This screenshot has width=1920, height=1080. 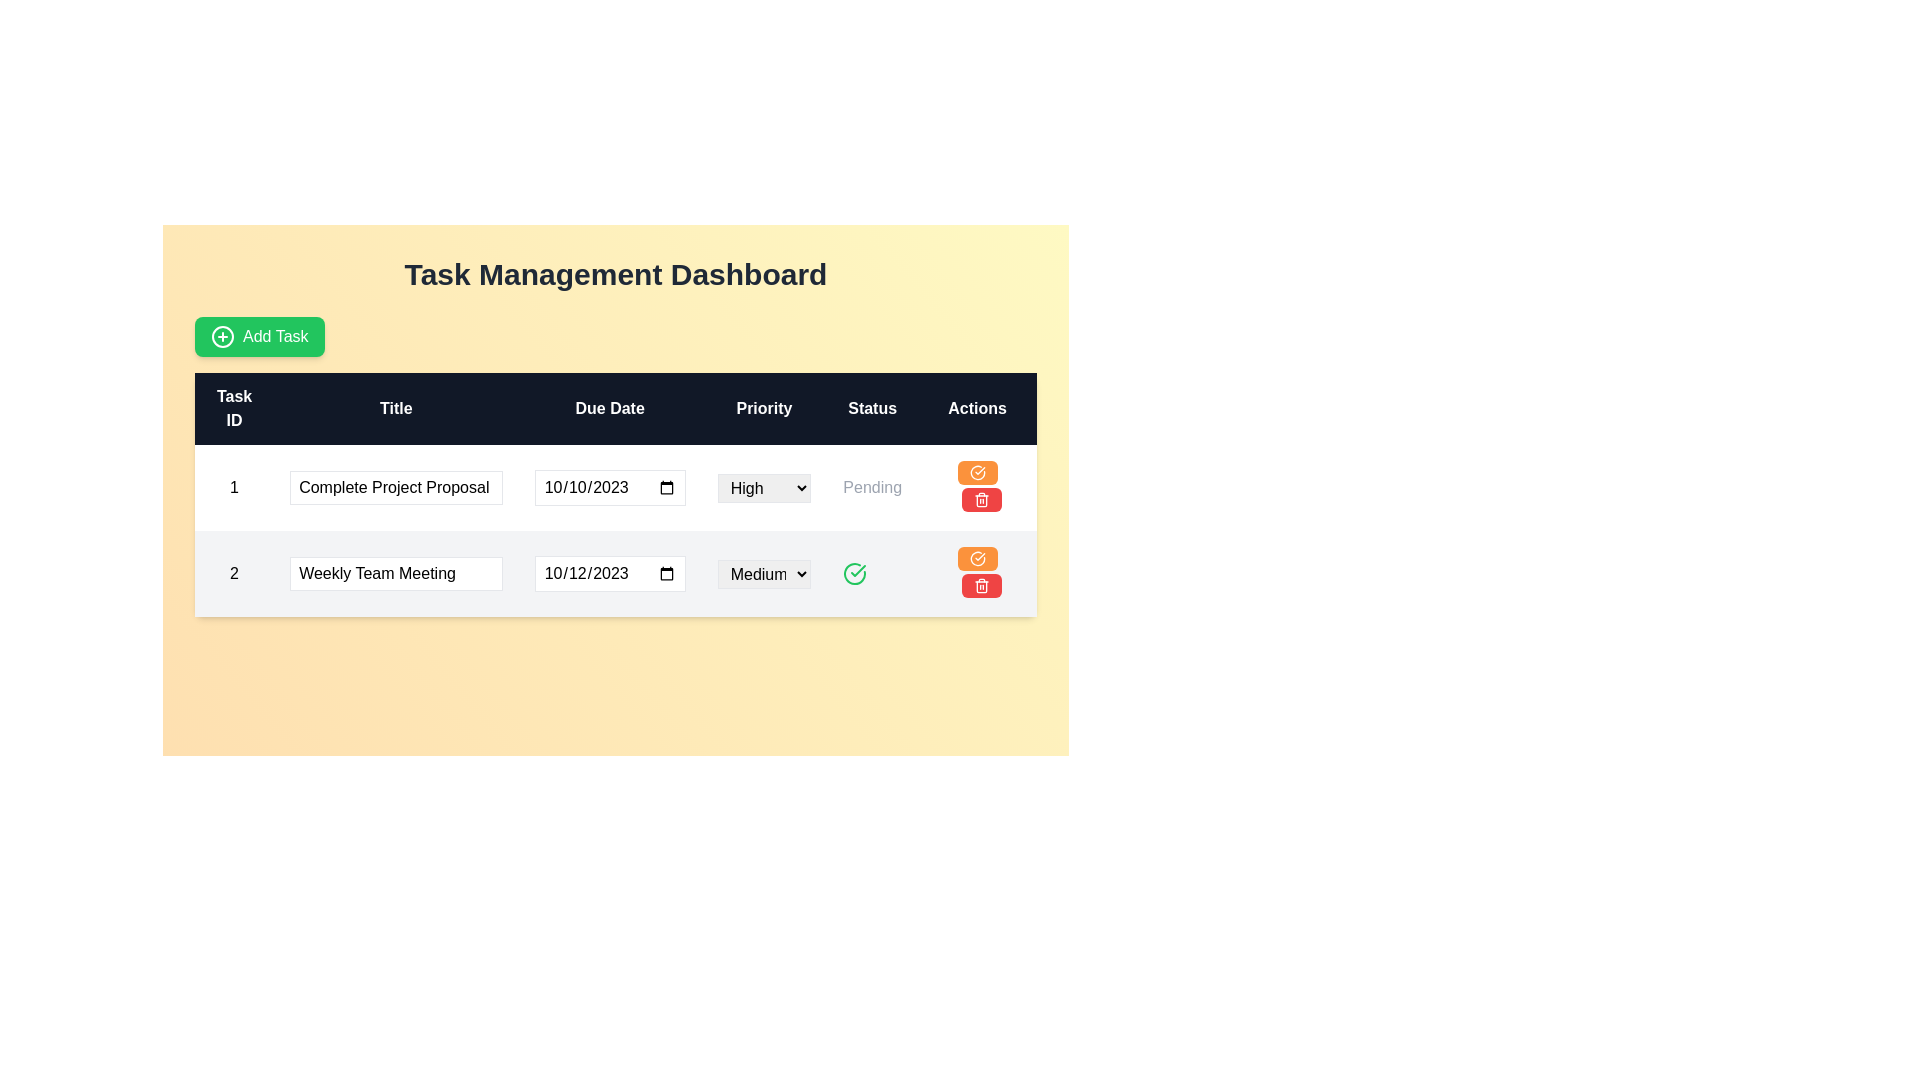 What do you see at coordinates (234, 407) in the screenshot?
I see `label of the 'Task ID' column header, which is the first header in the table located at the top-left of the table structure` at bounding box center [234, 407].